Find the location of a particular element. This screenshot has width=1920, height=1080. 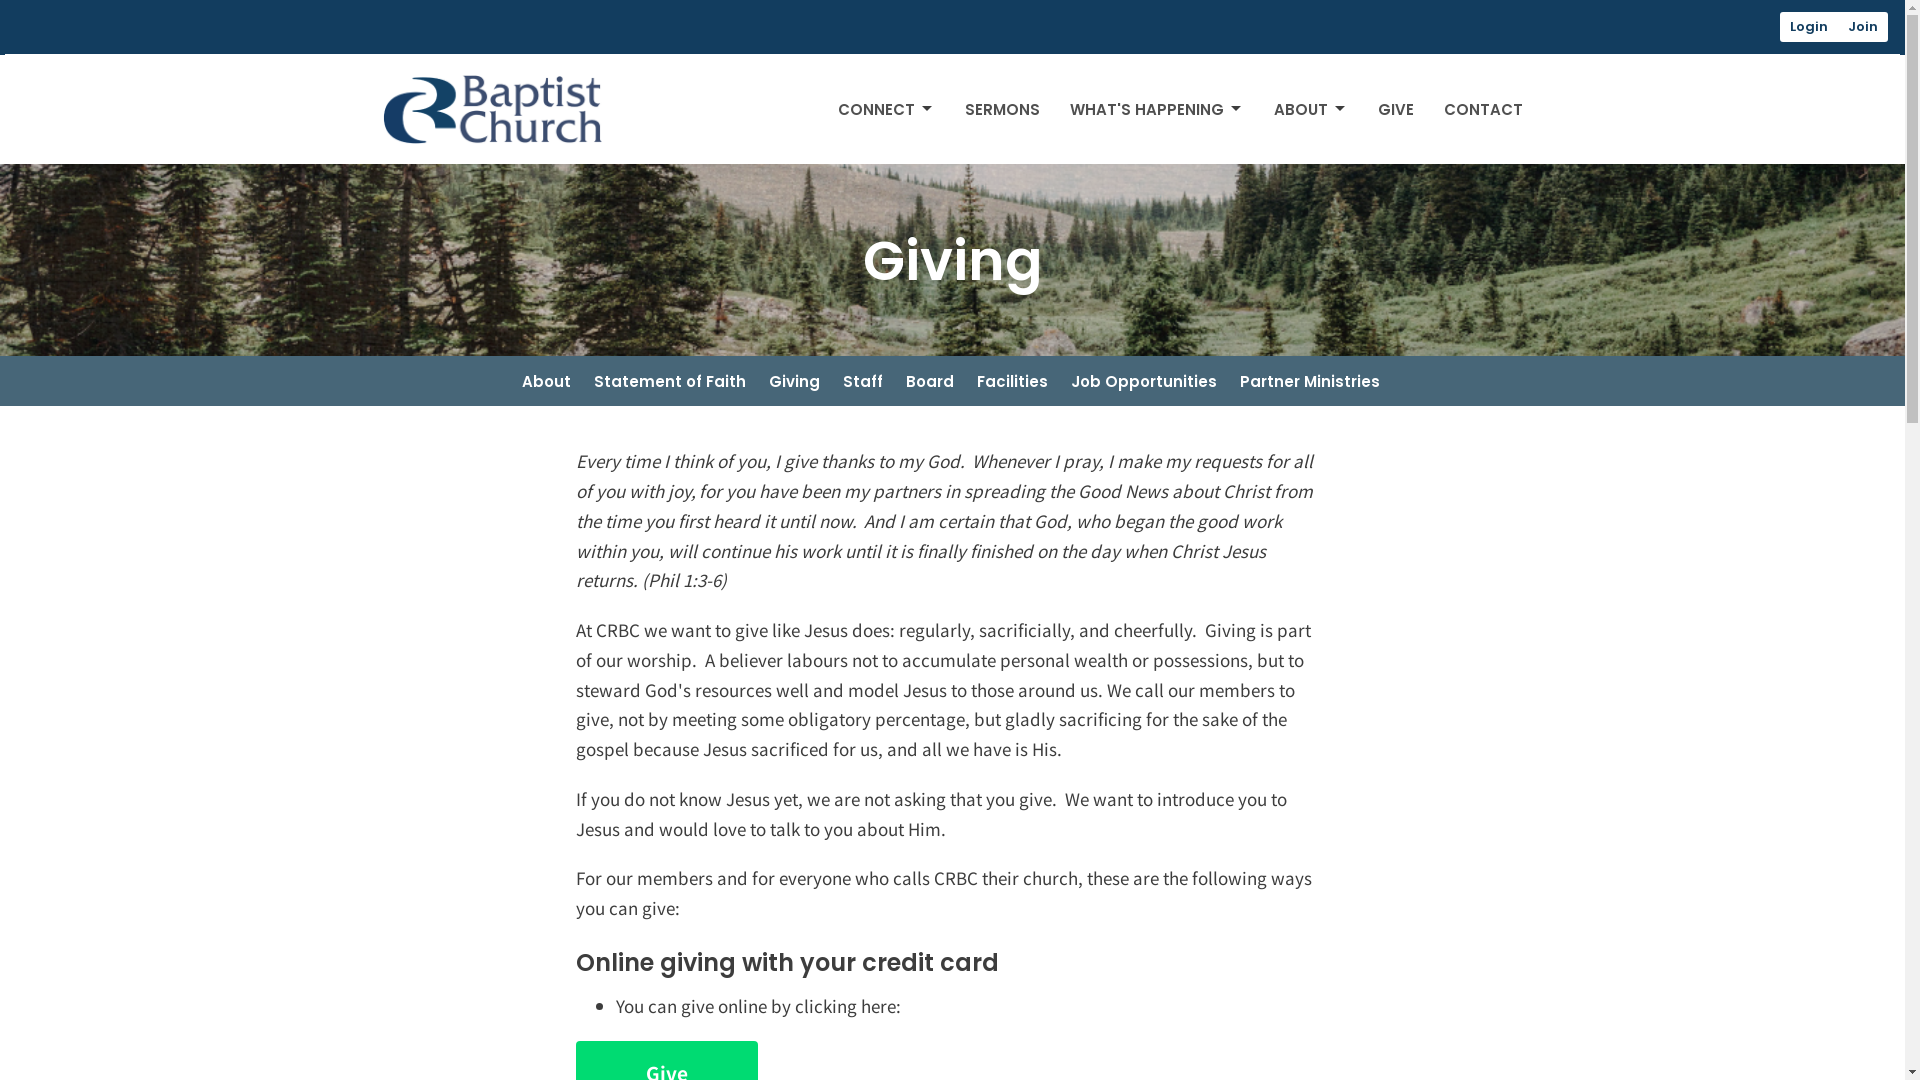

'Statement of Faith' is located at coordinates (670, 381).